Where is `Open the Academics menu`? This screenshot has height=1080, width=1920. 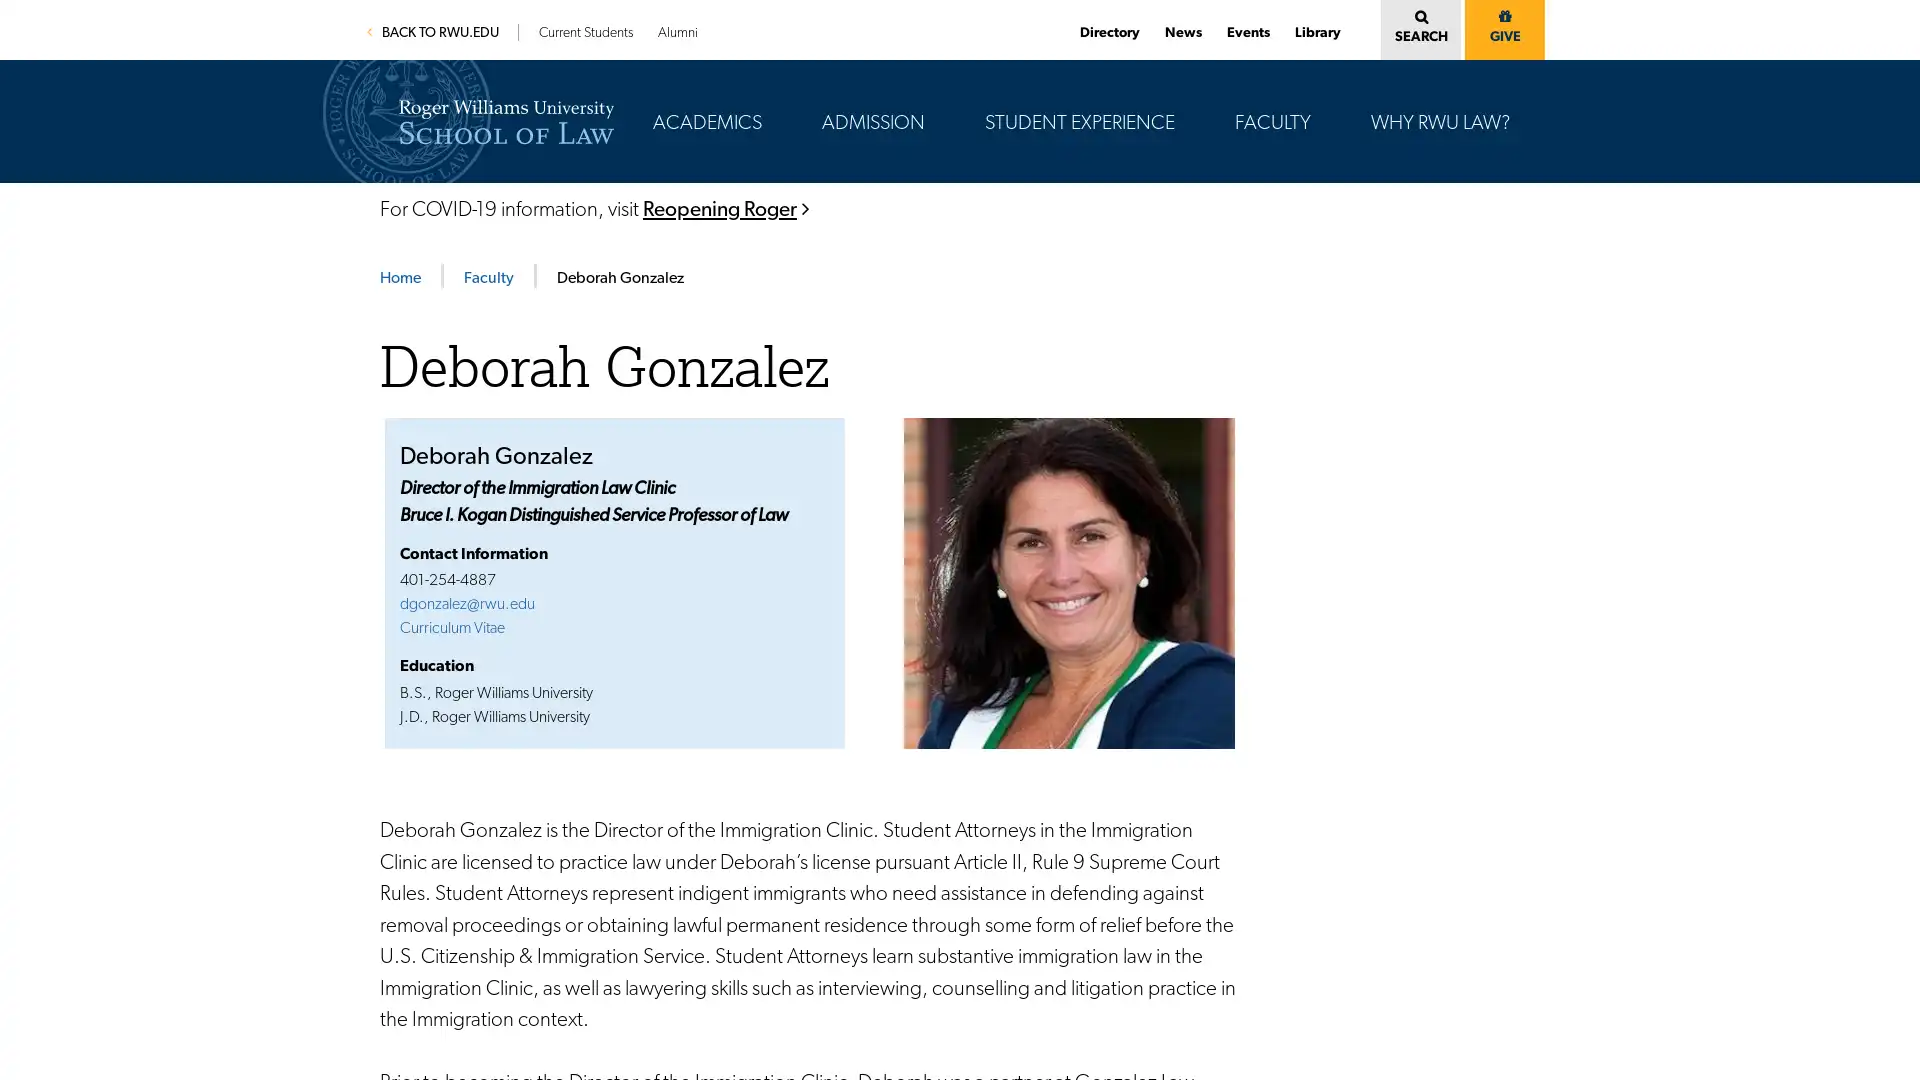
Open the Academics menu is located at coordinates (768, 63).